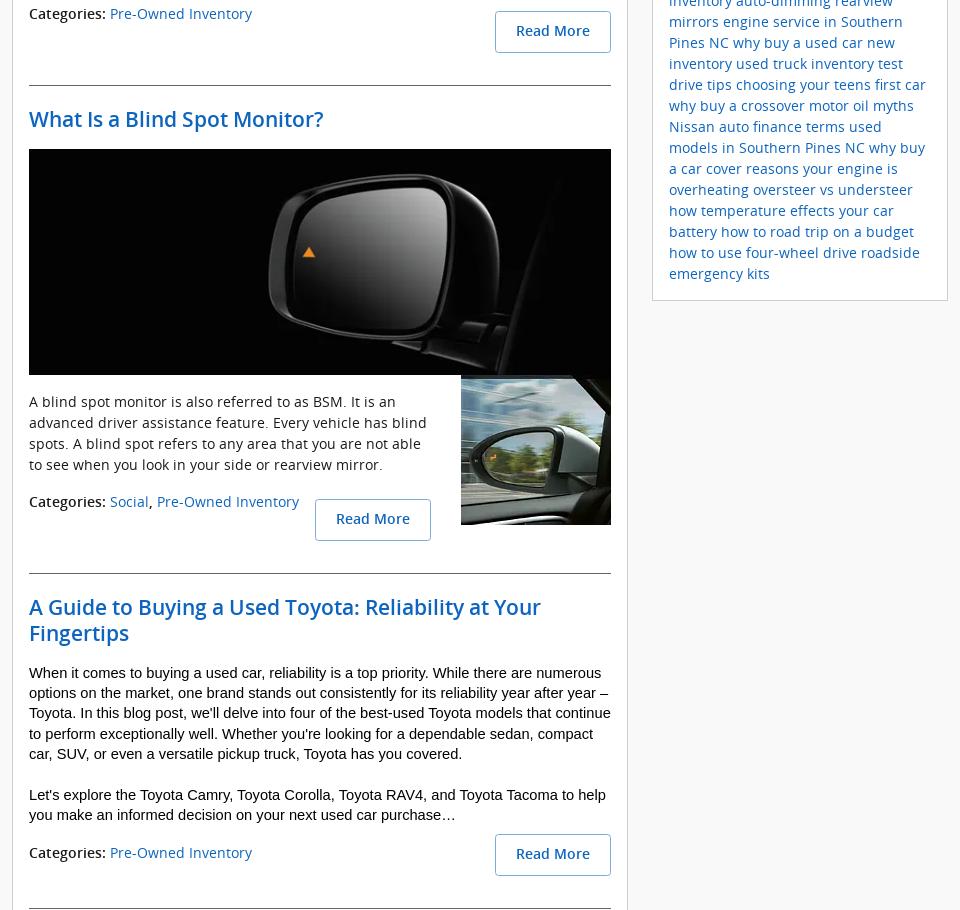 The width and height of the screenshot is (960, 910). Describe the element at coordinates (782, 51) in the screenshot. I see `'new inventory'` at that location.